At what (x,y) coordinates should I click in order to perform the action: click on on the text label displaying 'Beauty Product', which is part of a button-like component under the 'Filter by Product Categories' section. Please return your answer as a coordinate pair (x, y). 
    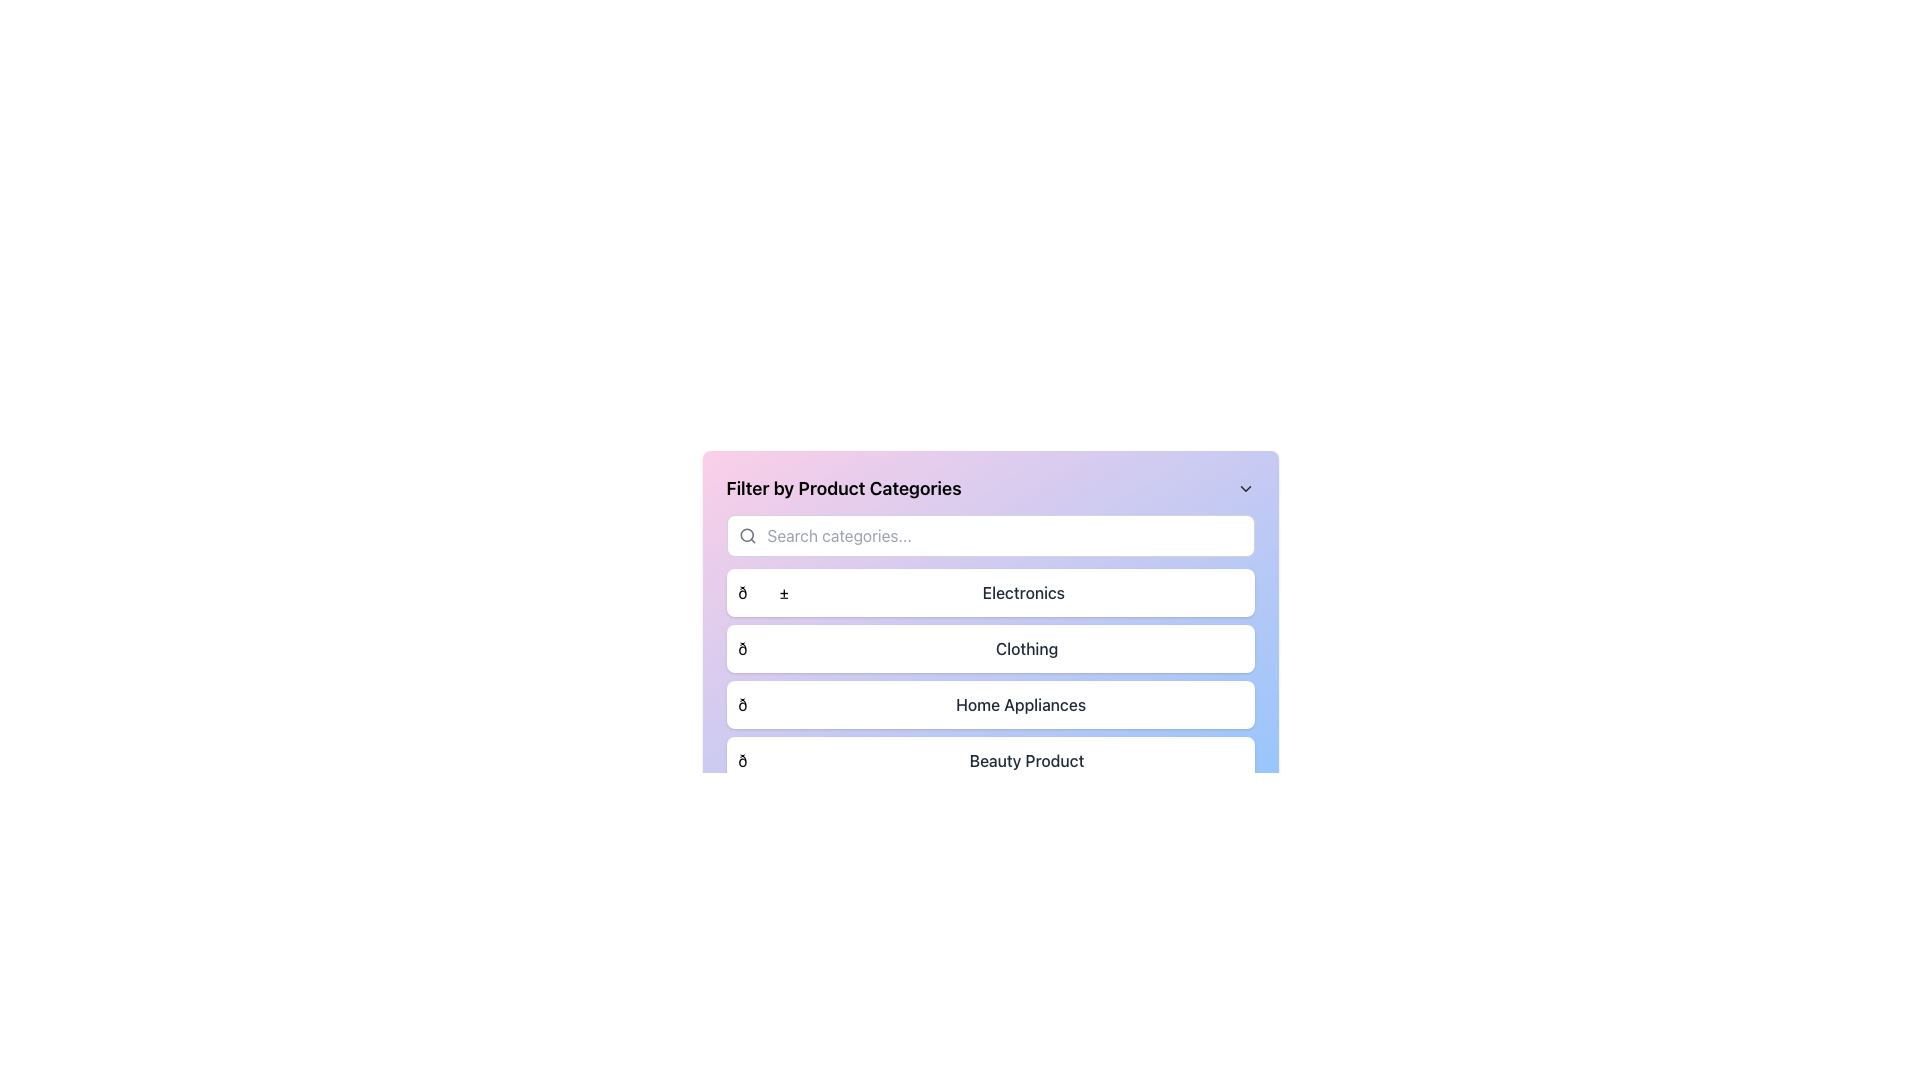
    Looking at the image, I should click on (1027, 760).